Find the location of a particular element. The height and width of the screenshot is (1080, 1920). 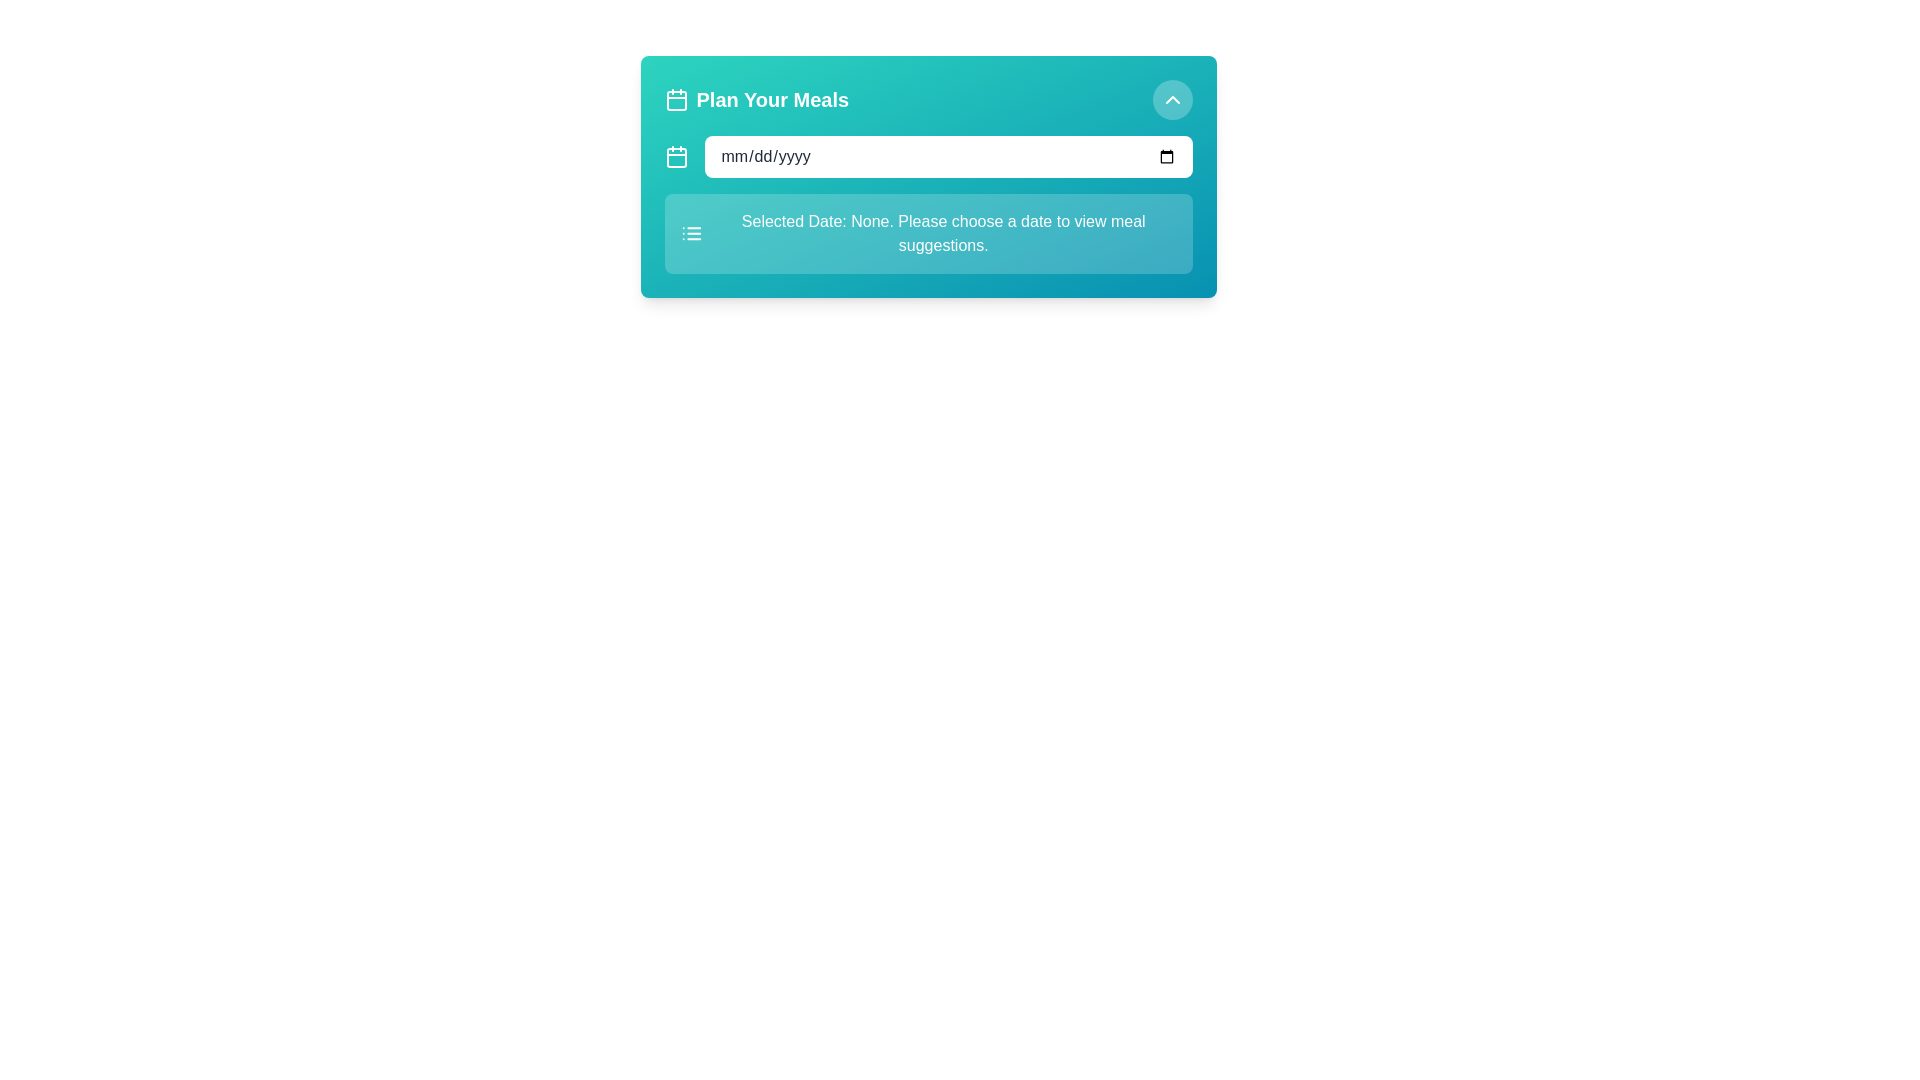

the decorative rectangle within the calendar icon located to the left of the 'mm/dd/yyyy' input field in the 'Plan Your Meals' card is located at coordinates (676, 157).